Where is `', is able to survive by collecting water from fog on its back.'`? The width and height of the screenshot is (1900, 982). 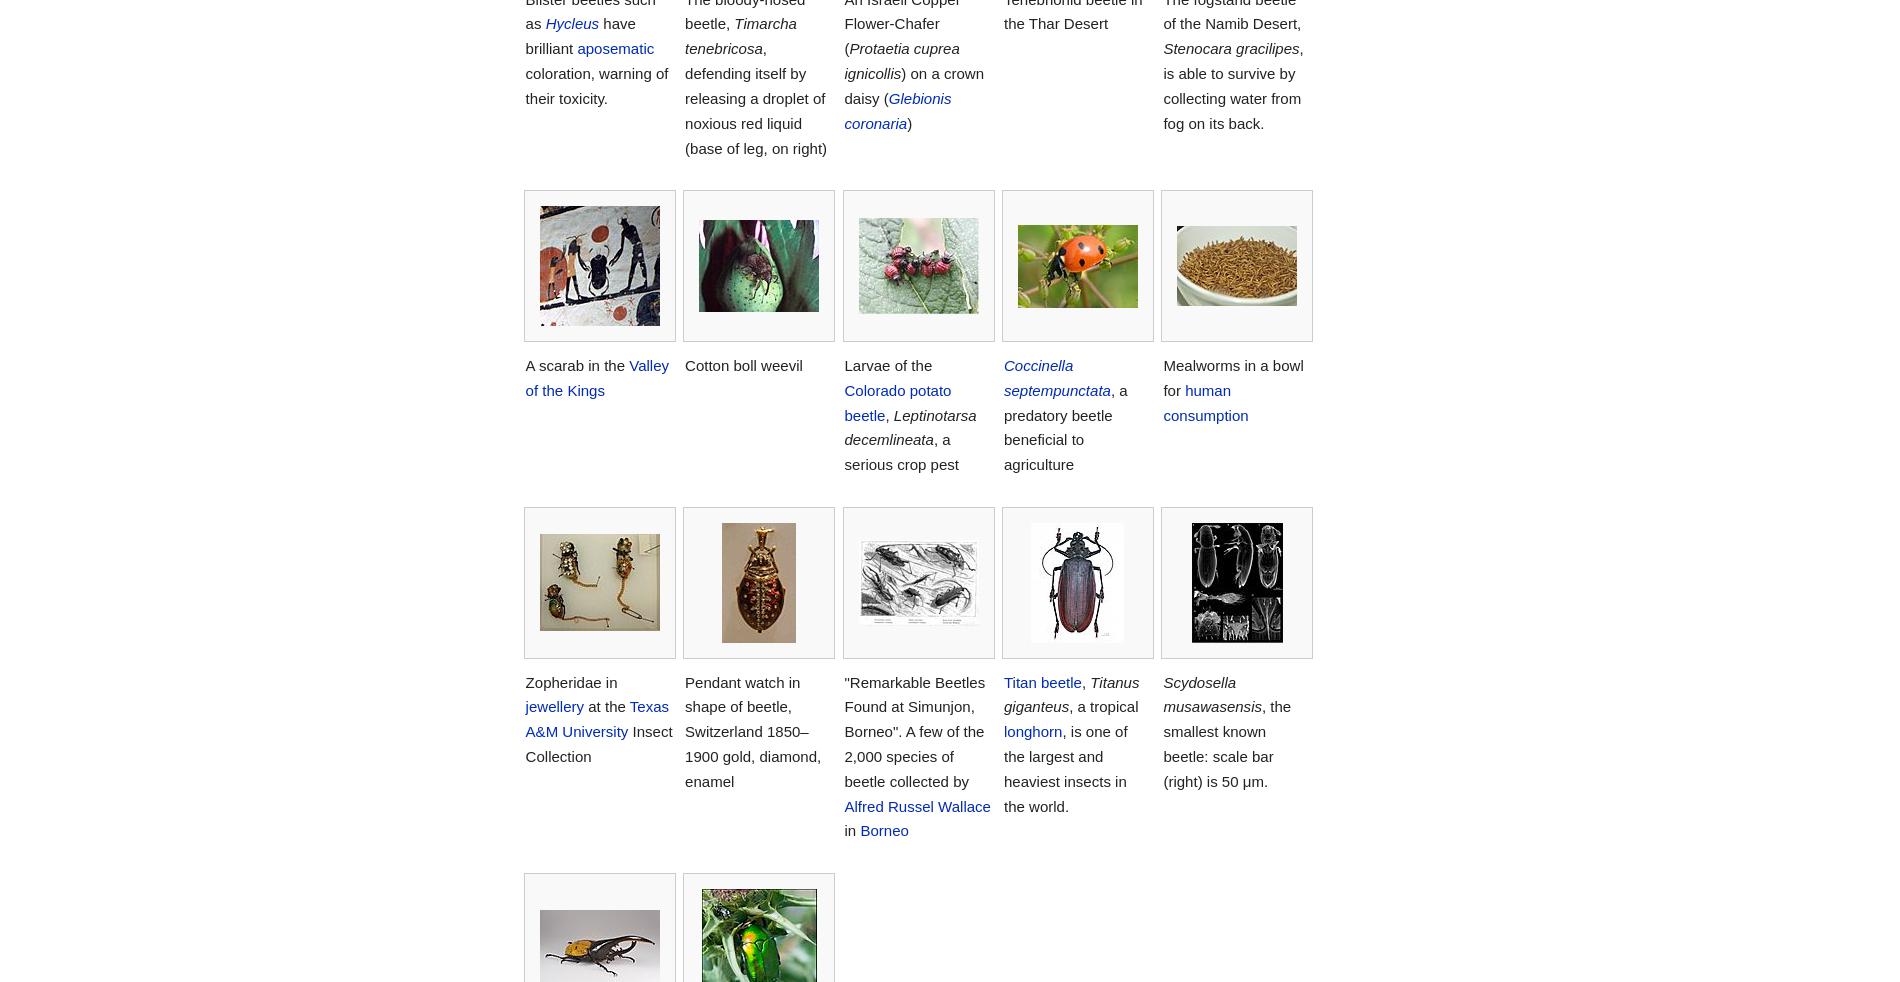 ', is able to survive by collecting water from fog on its back.' is located at coordinates (1231, 84).